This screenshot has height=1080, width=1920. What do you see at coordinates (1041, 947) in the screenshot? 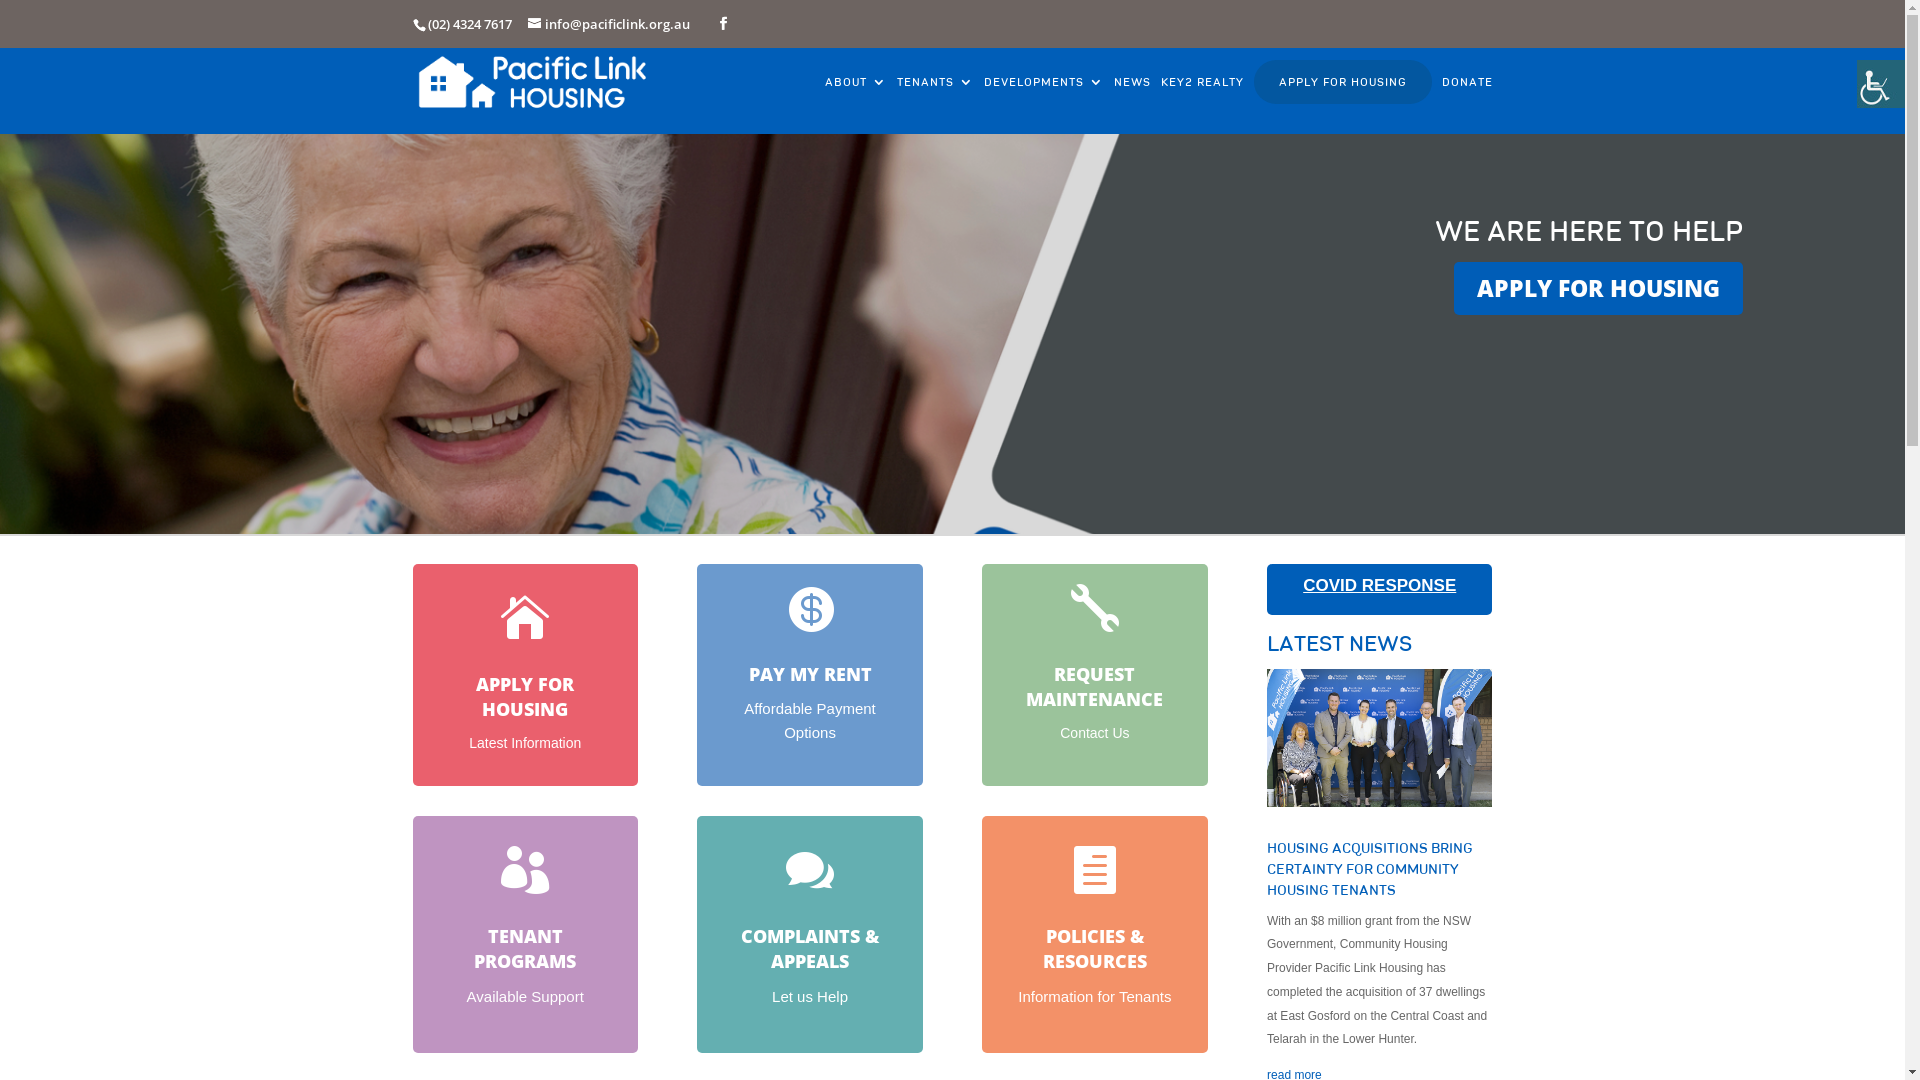
I see `'POLICIES & RESOURCES'` at bounding box center [1041, 947].